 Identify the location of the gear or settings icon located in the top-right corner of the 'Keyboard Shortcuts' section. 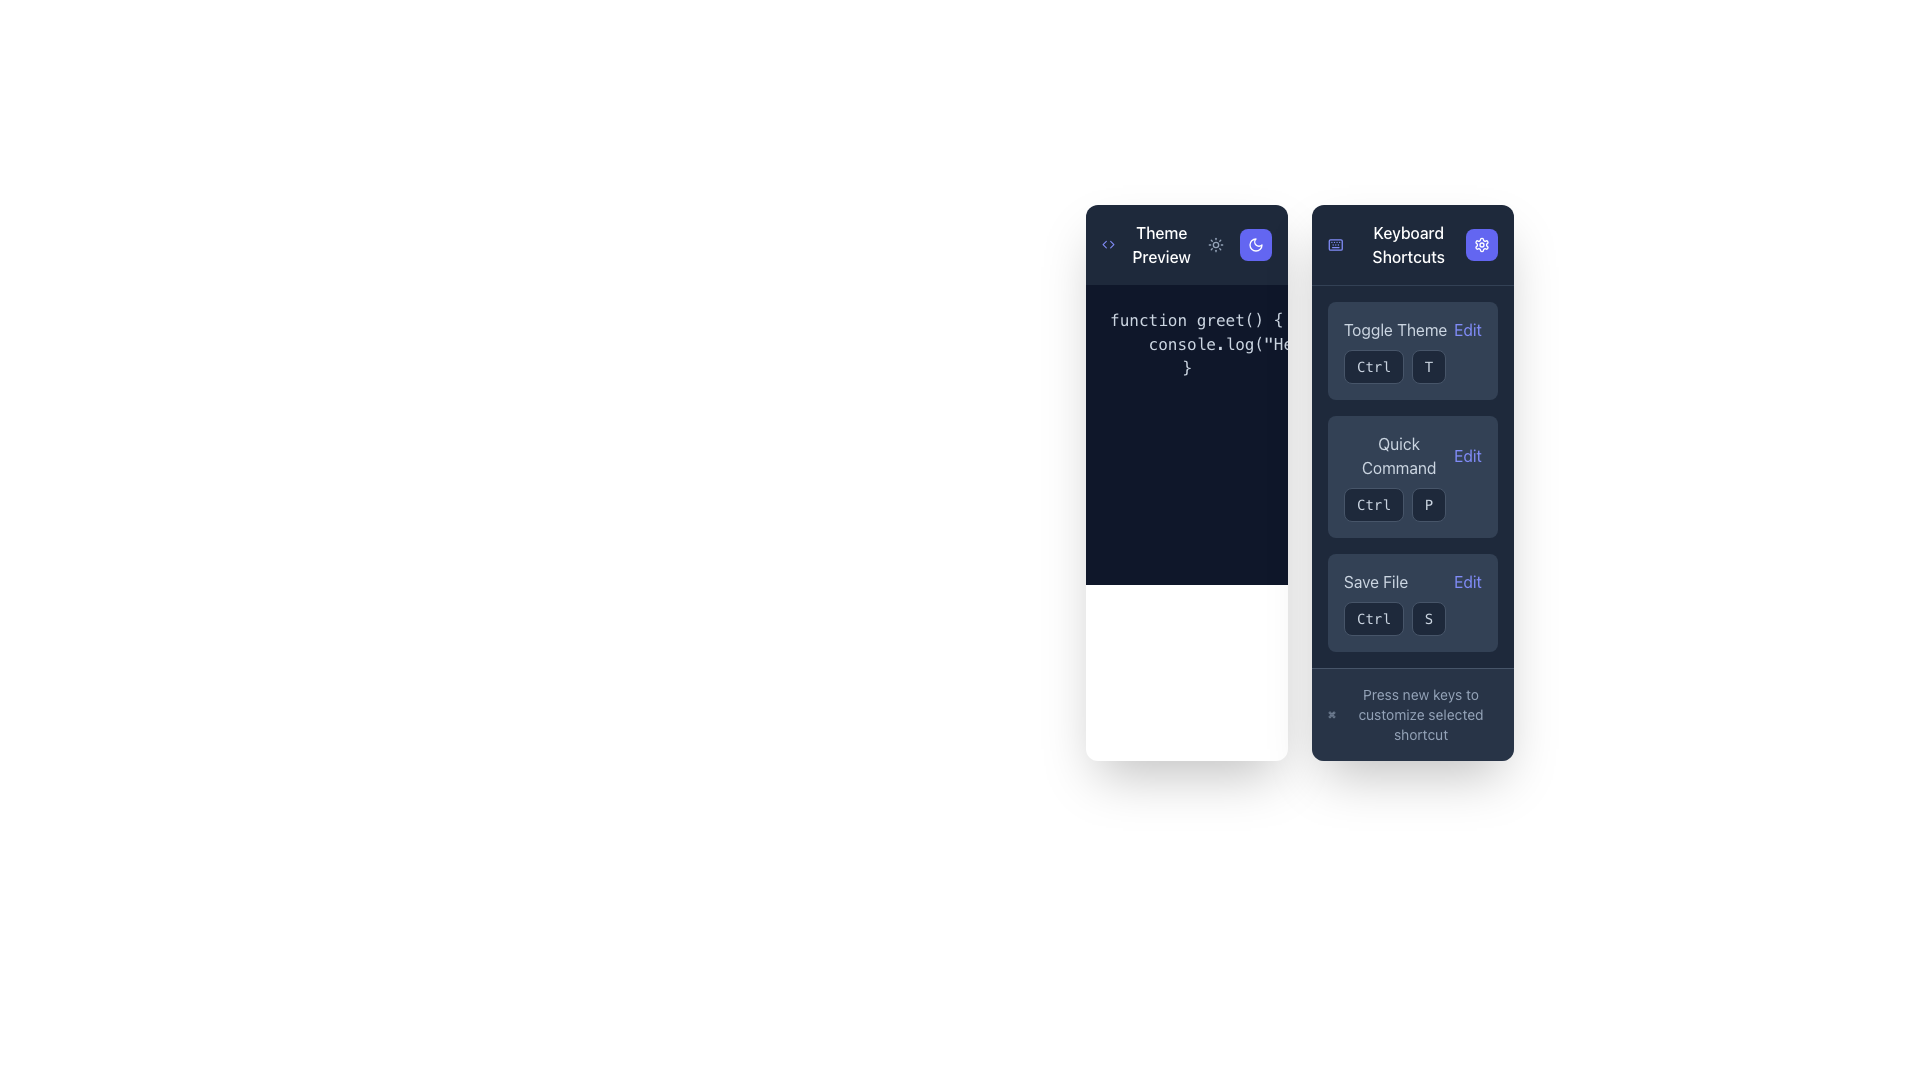
(1482, 244).